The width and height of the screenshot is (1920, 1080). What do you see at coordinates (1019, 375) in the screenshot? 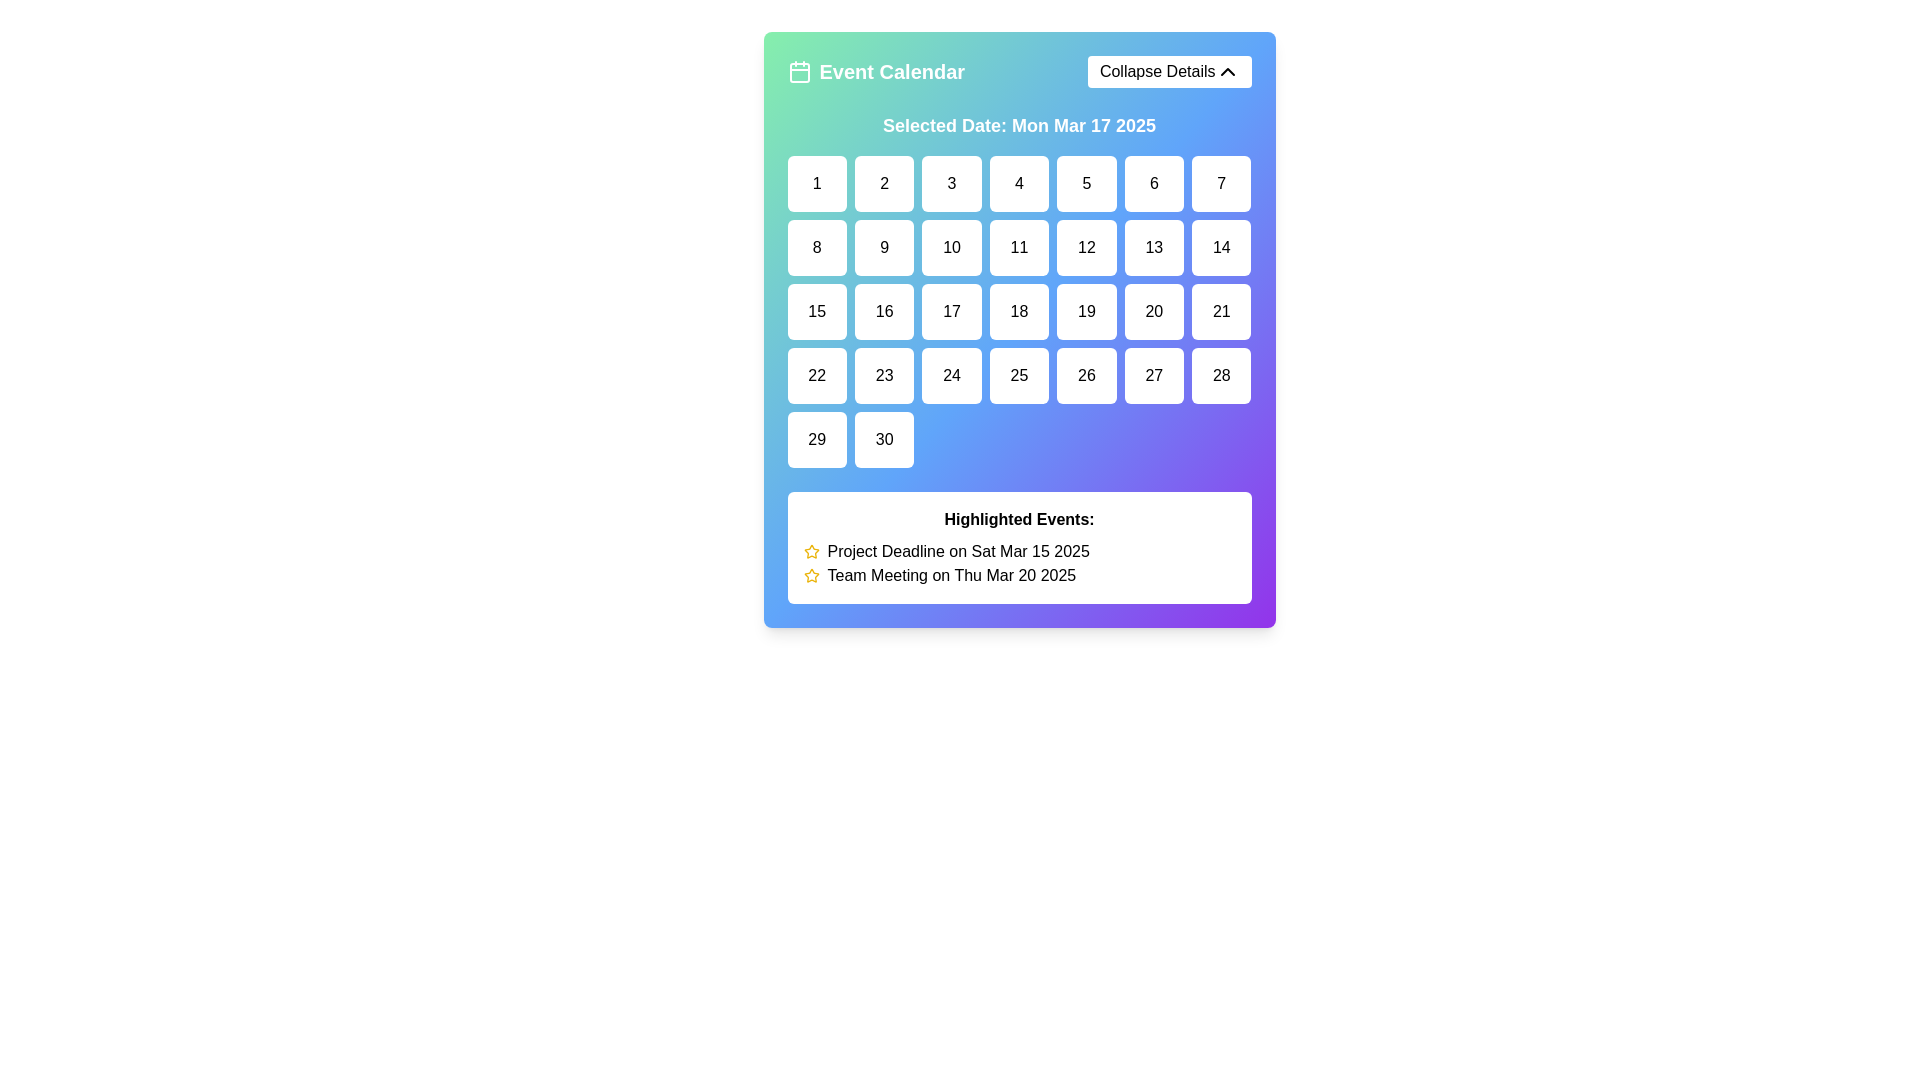
I see `the button representing the 25th day in the calendar grid` at bounding box center [1019, 375].